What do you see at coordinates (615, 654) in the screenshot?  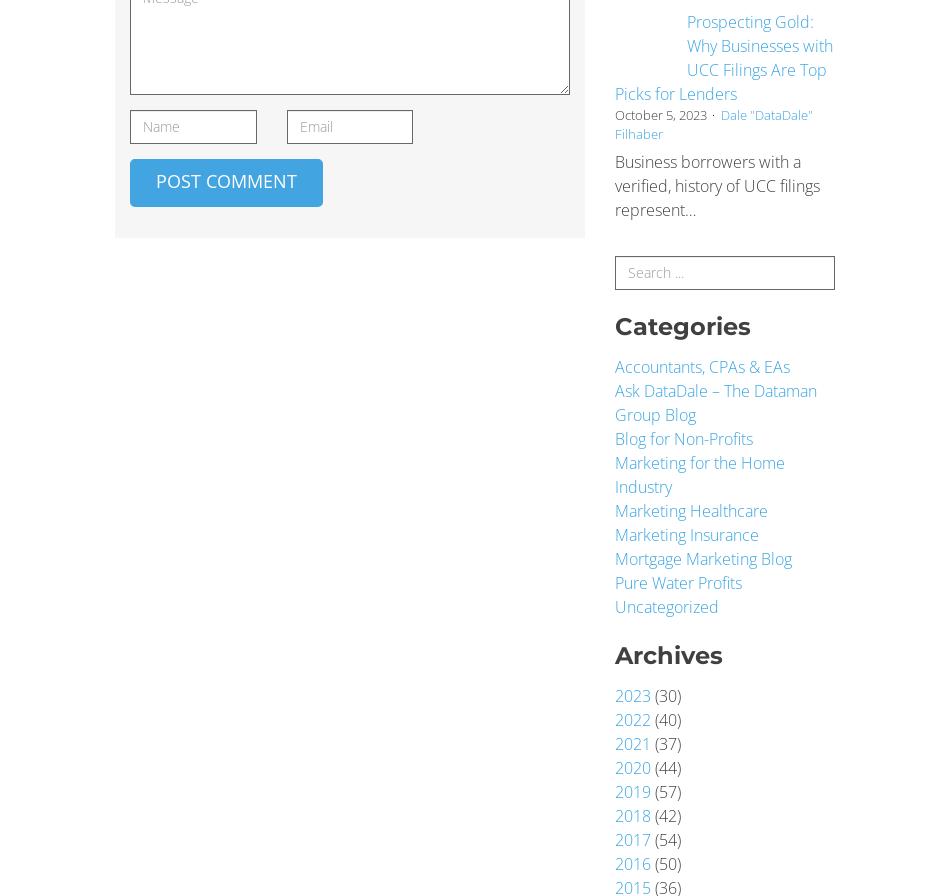 I see `'Archives'` at bounding box center [615, 654].